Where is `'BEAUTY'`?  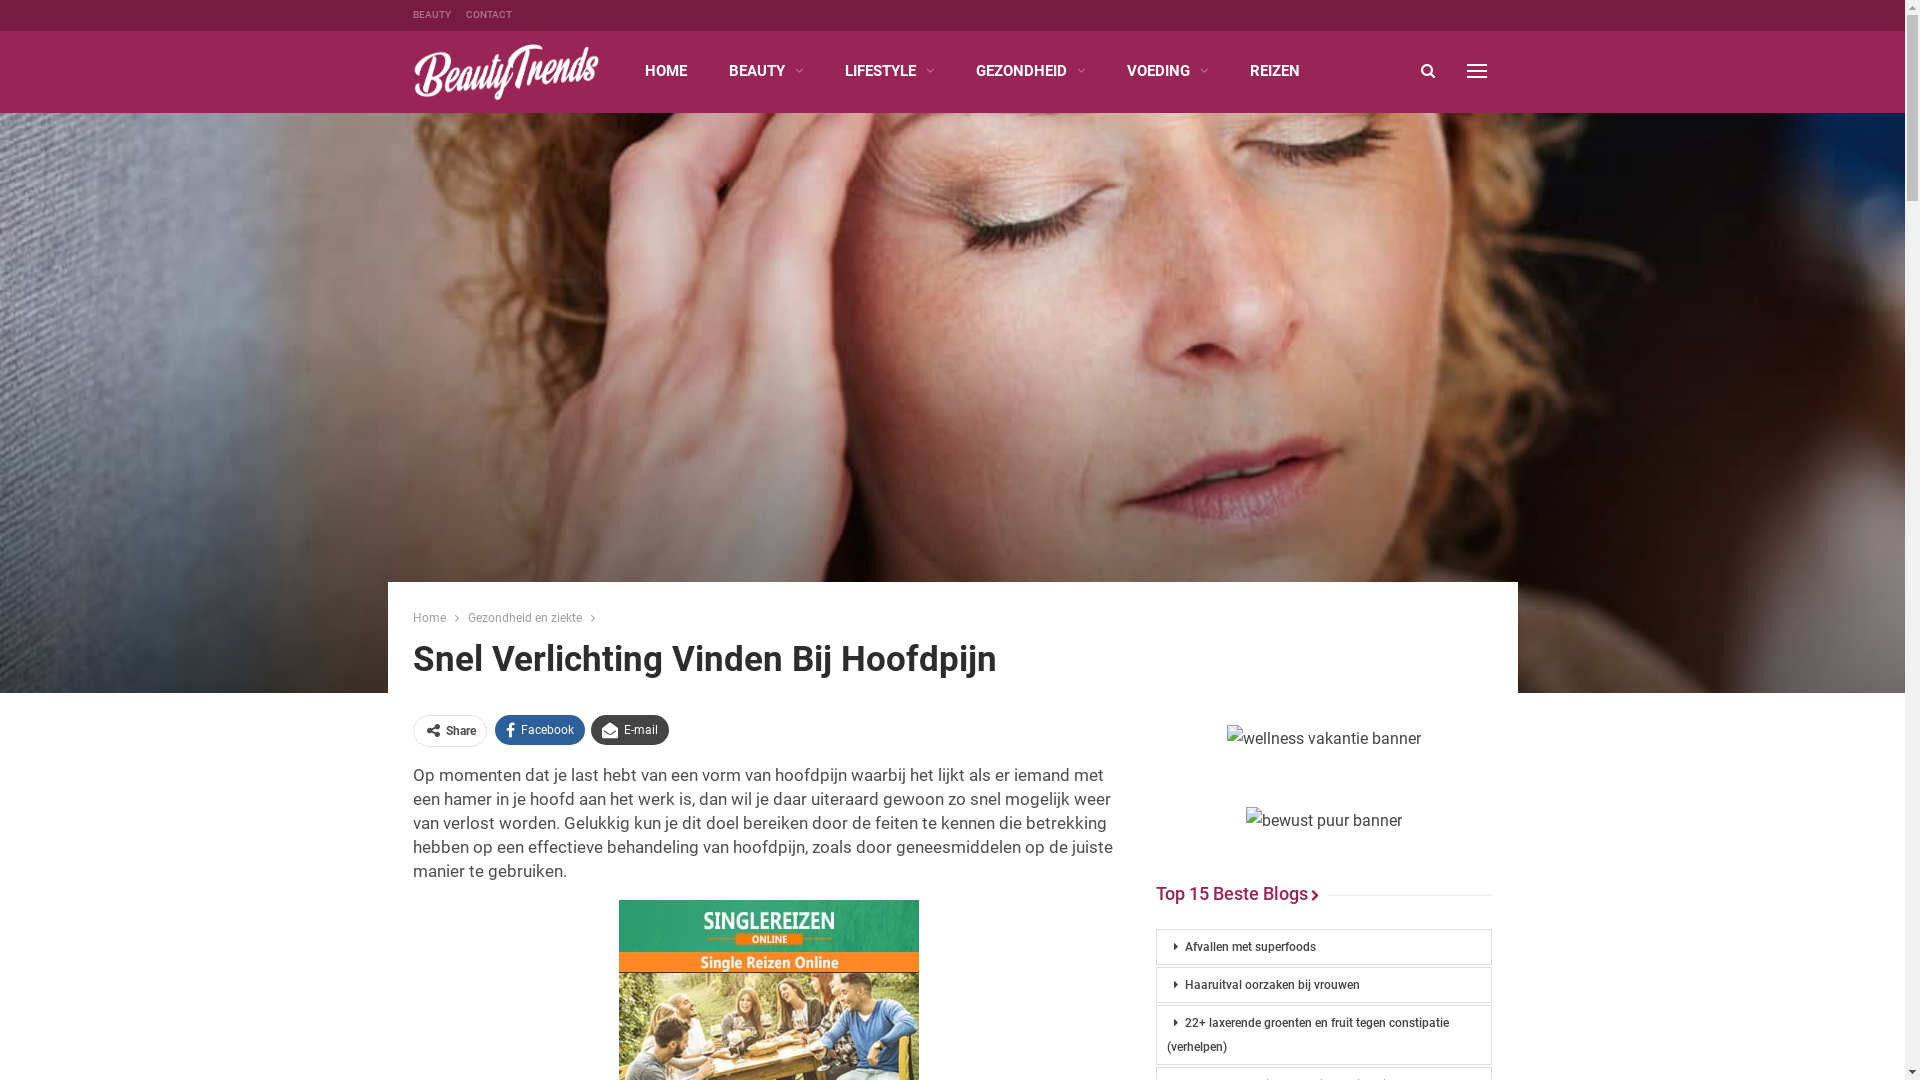
'BEAUTY' is located at coordinates (430, 14).